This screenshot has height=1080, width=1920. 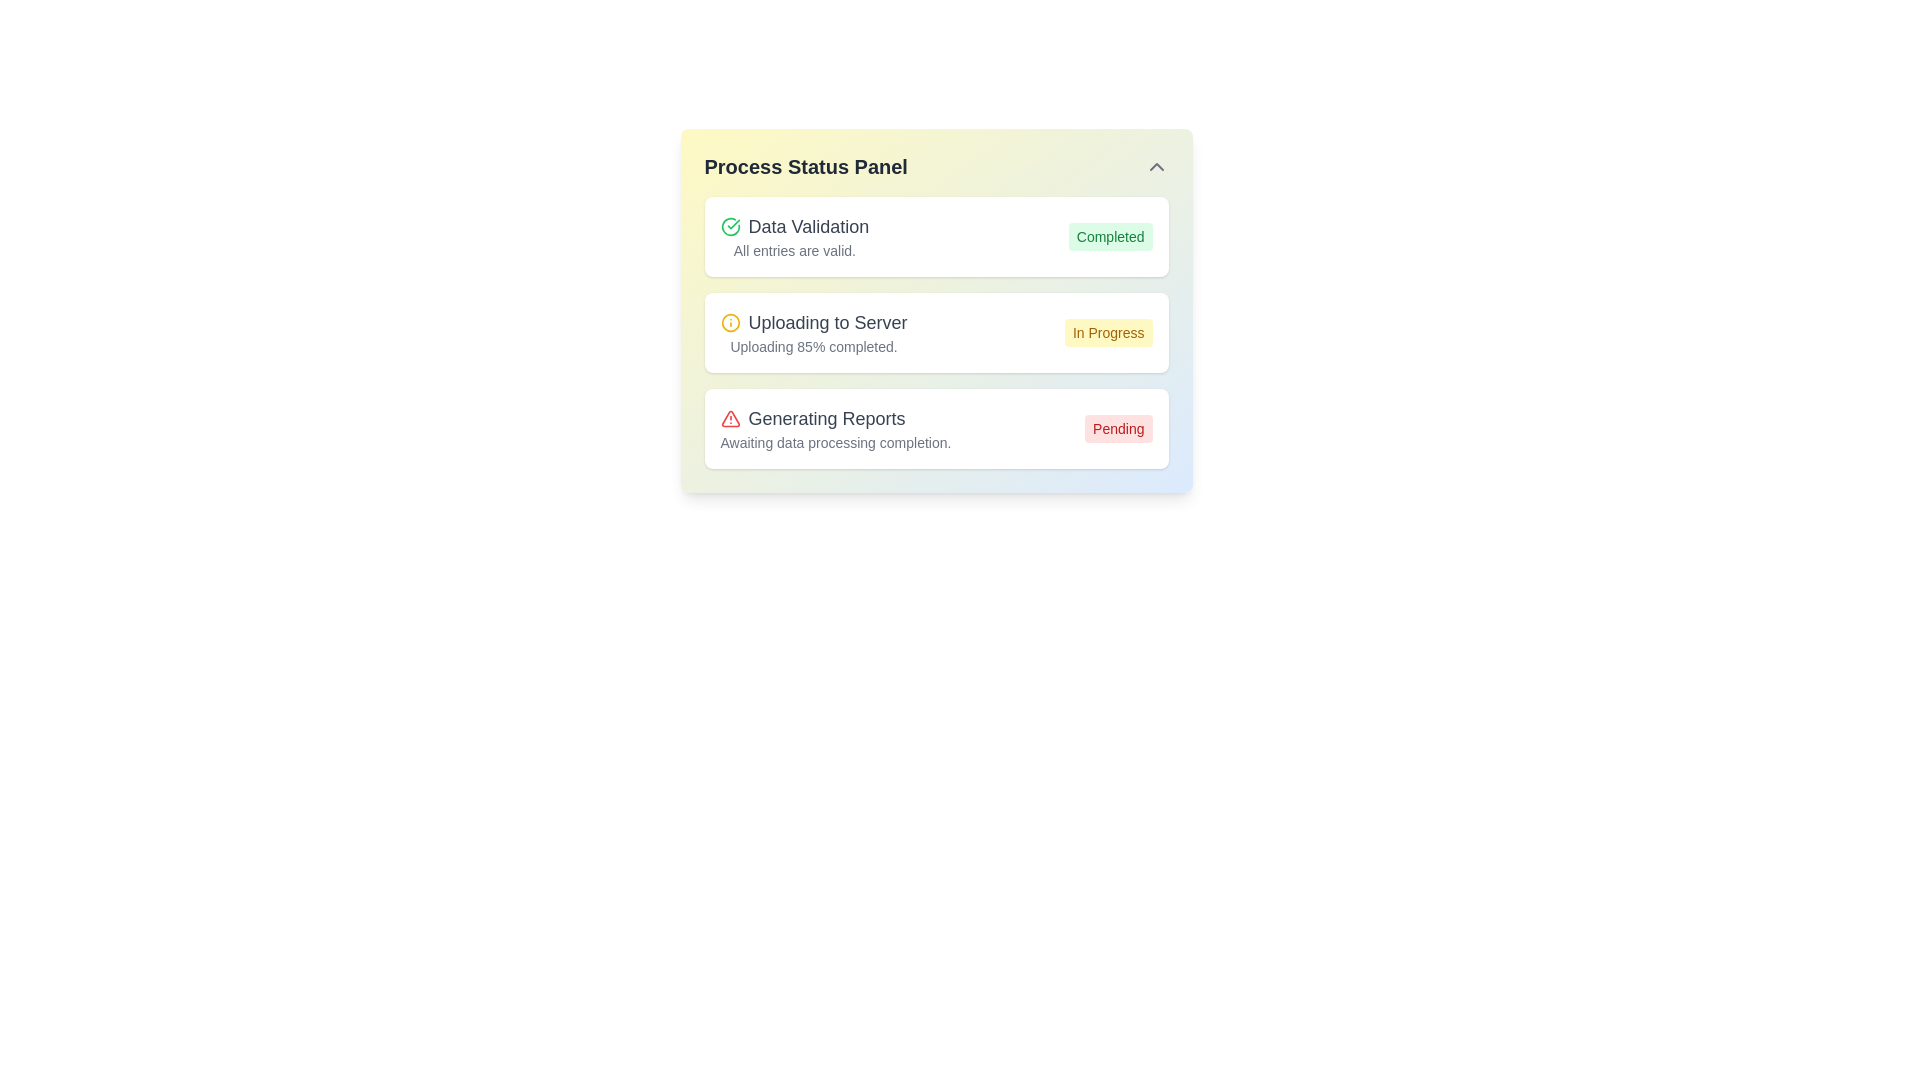 I want to click on the status message text located underneath the 'Generating Reports' heading, which explains the reason for the pending status of report generation, so click(x=835, y=442).